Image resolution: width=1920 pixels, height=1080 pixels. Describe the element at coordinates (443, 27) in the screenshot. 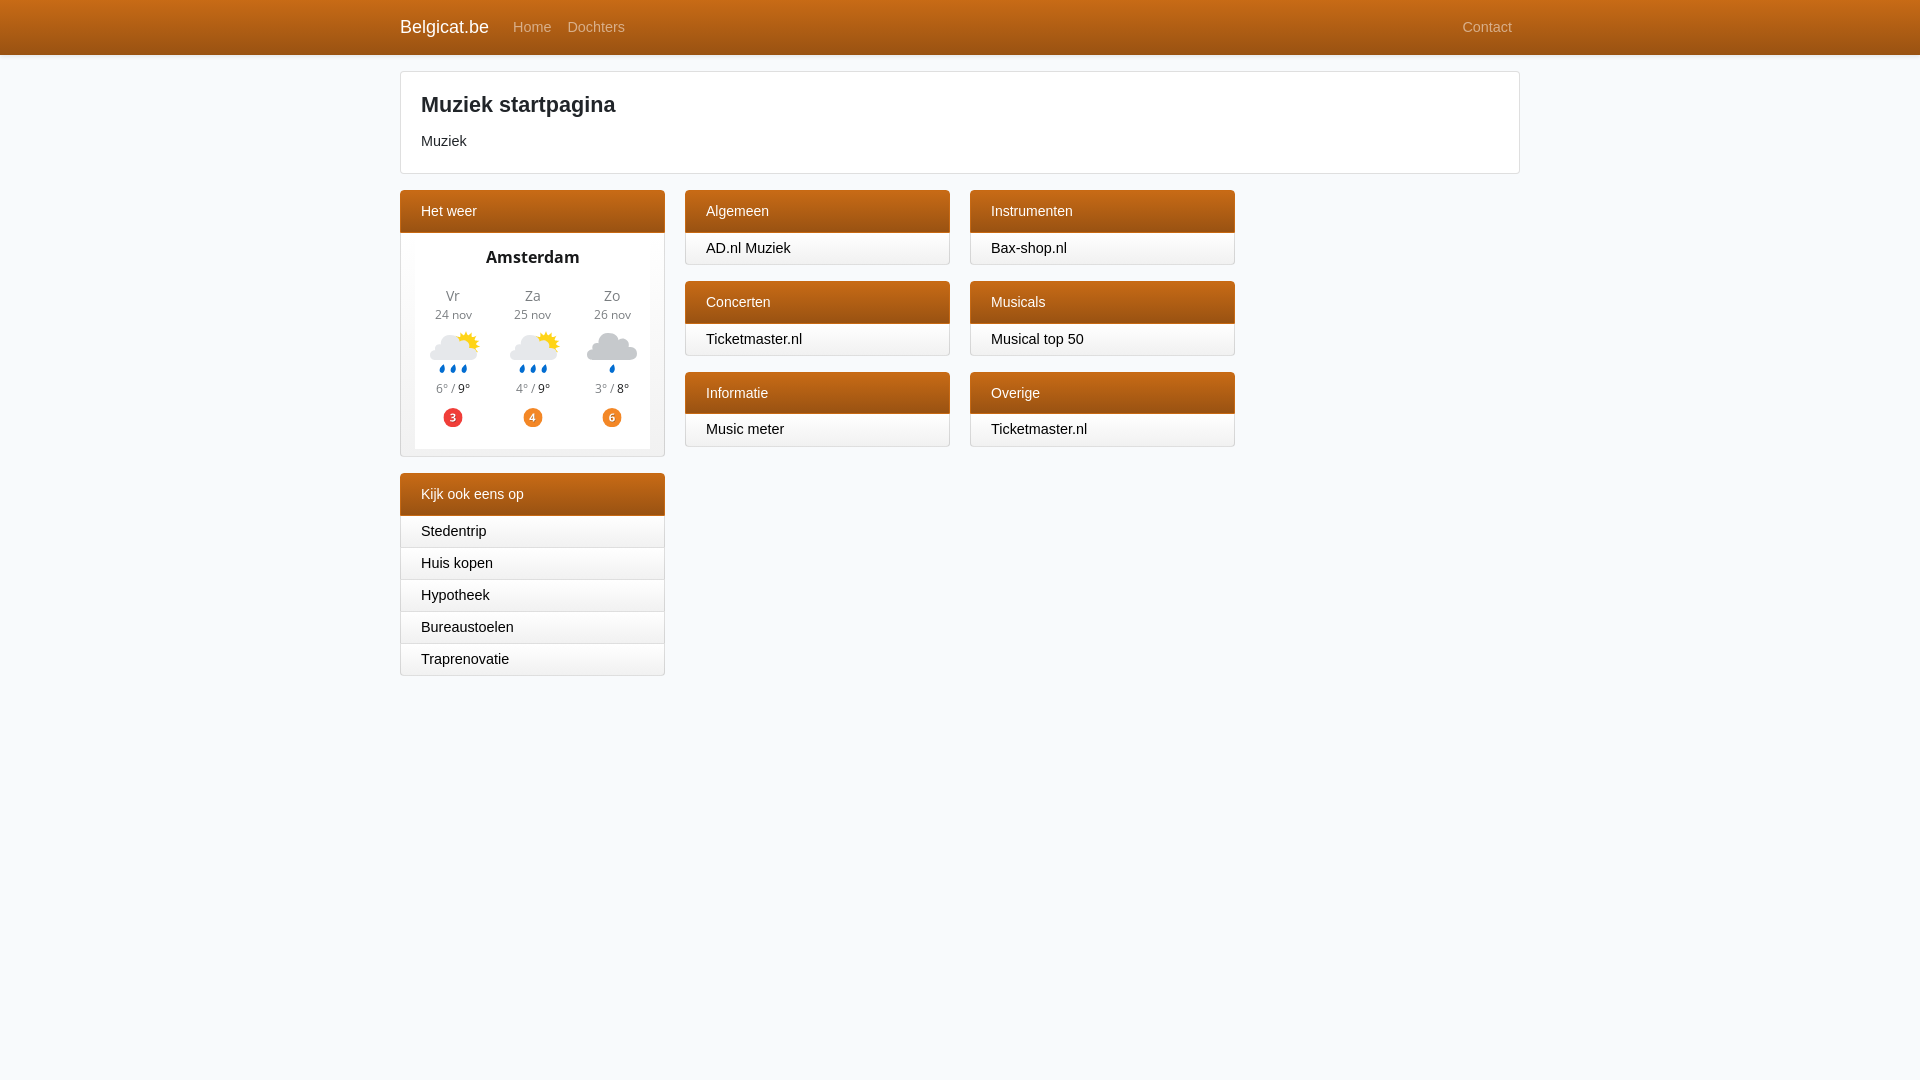

I see `'Belgicat.be'` at that location.